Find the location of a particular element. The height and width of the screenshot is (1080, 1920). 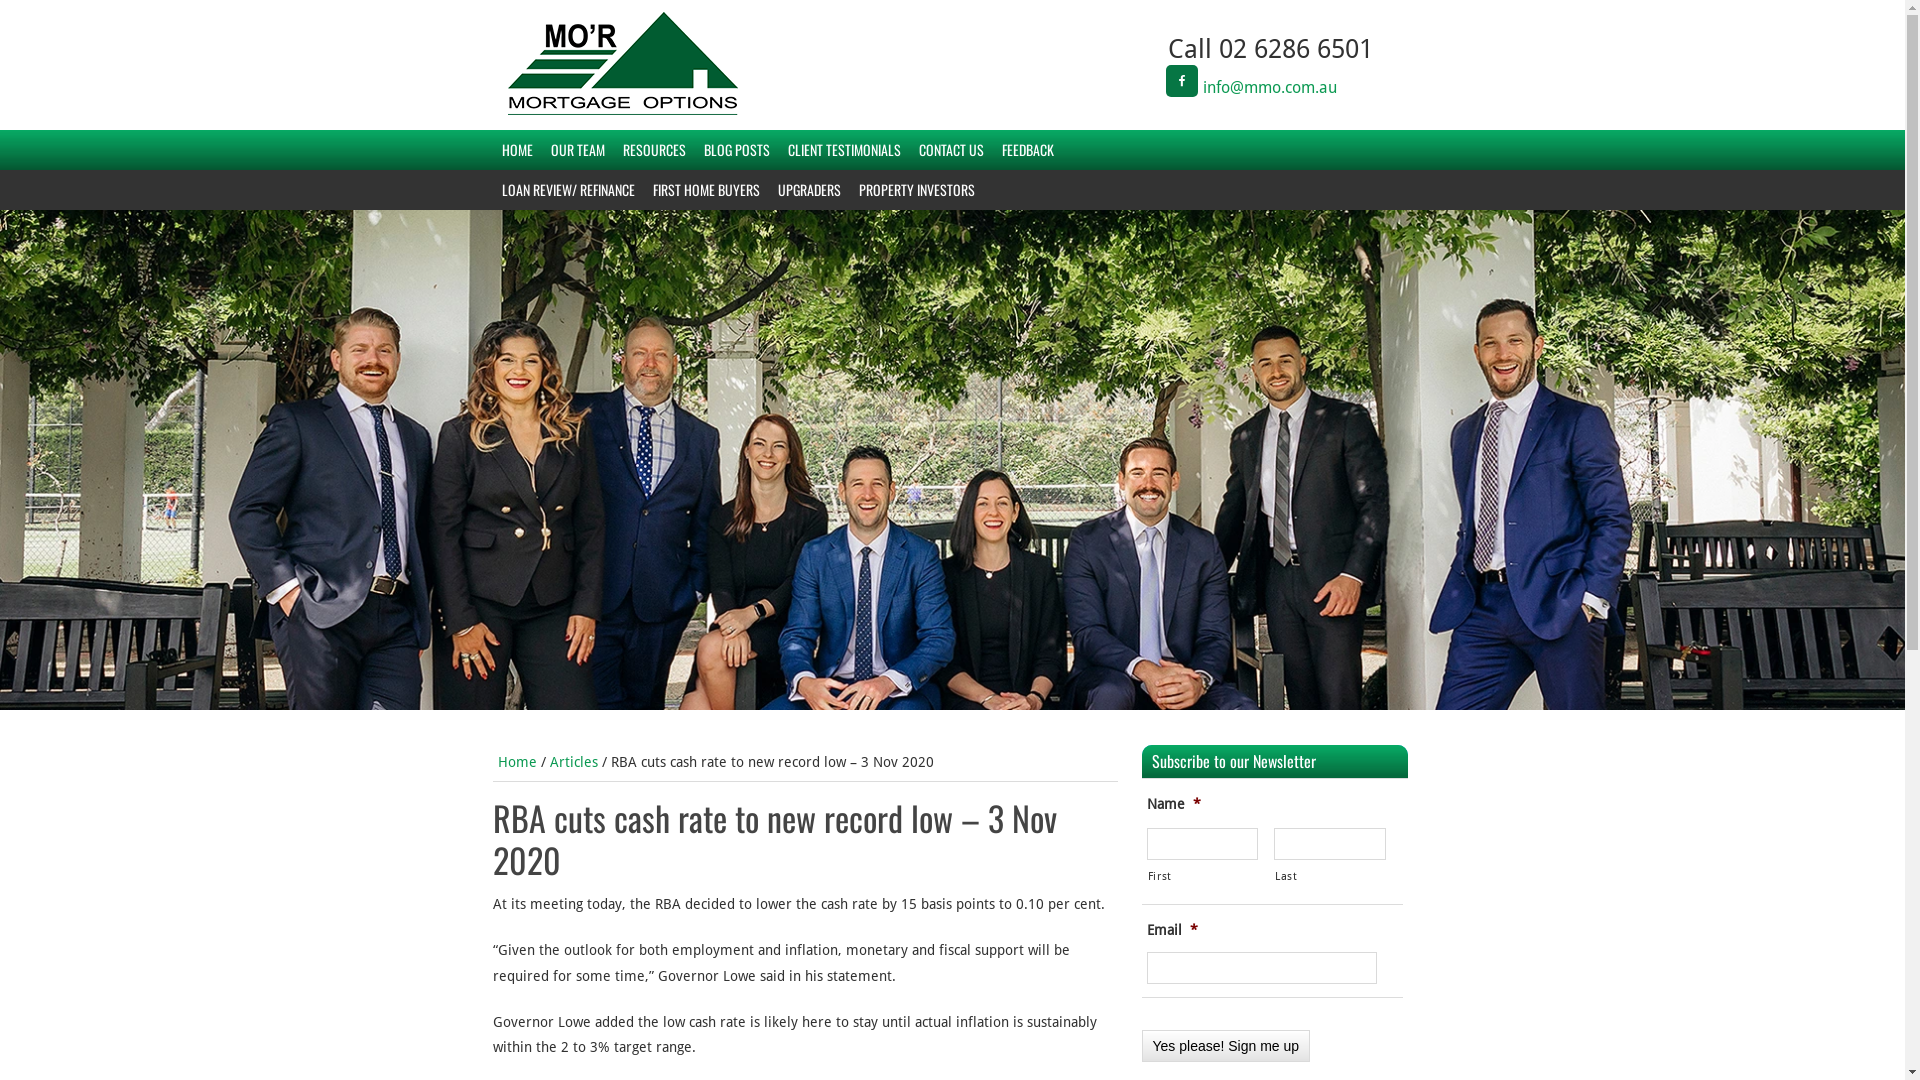

'MO'R MORTGAGE OPTIONS' is located at coordinates (676, 35).